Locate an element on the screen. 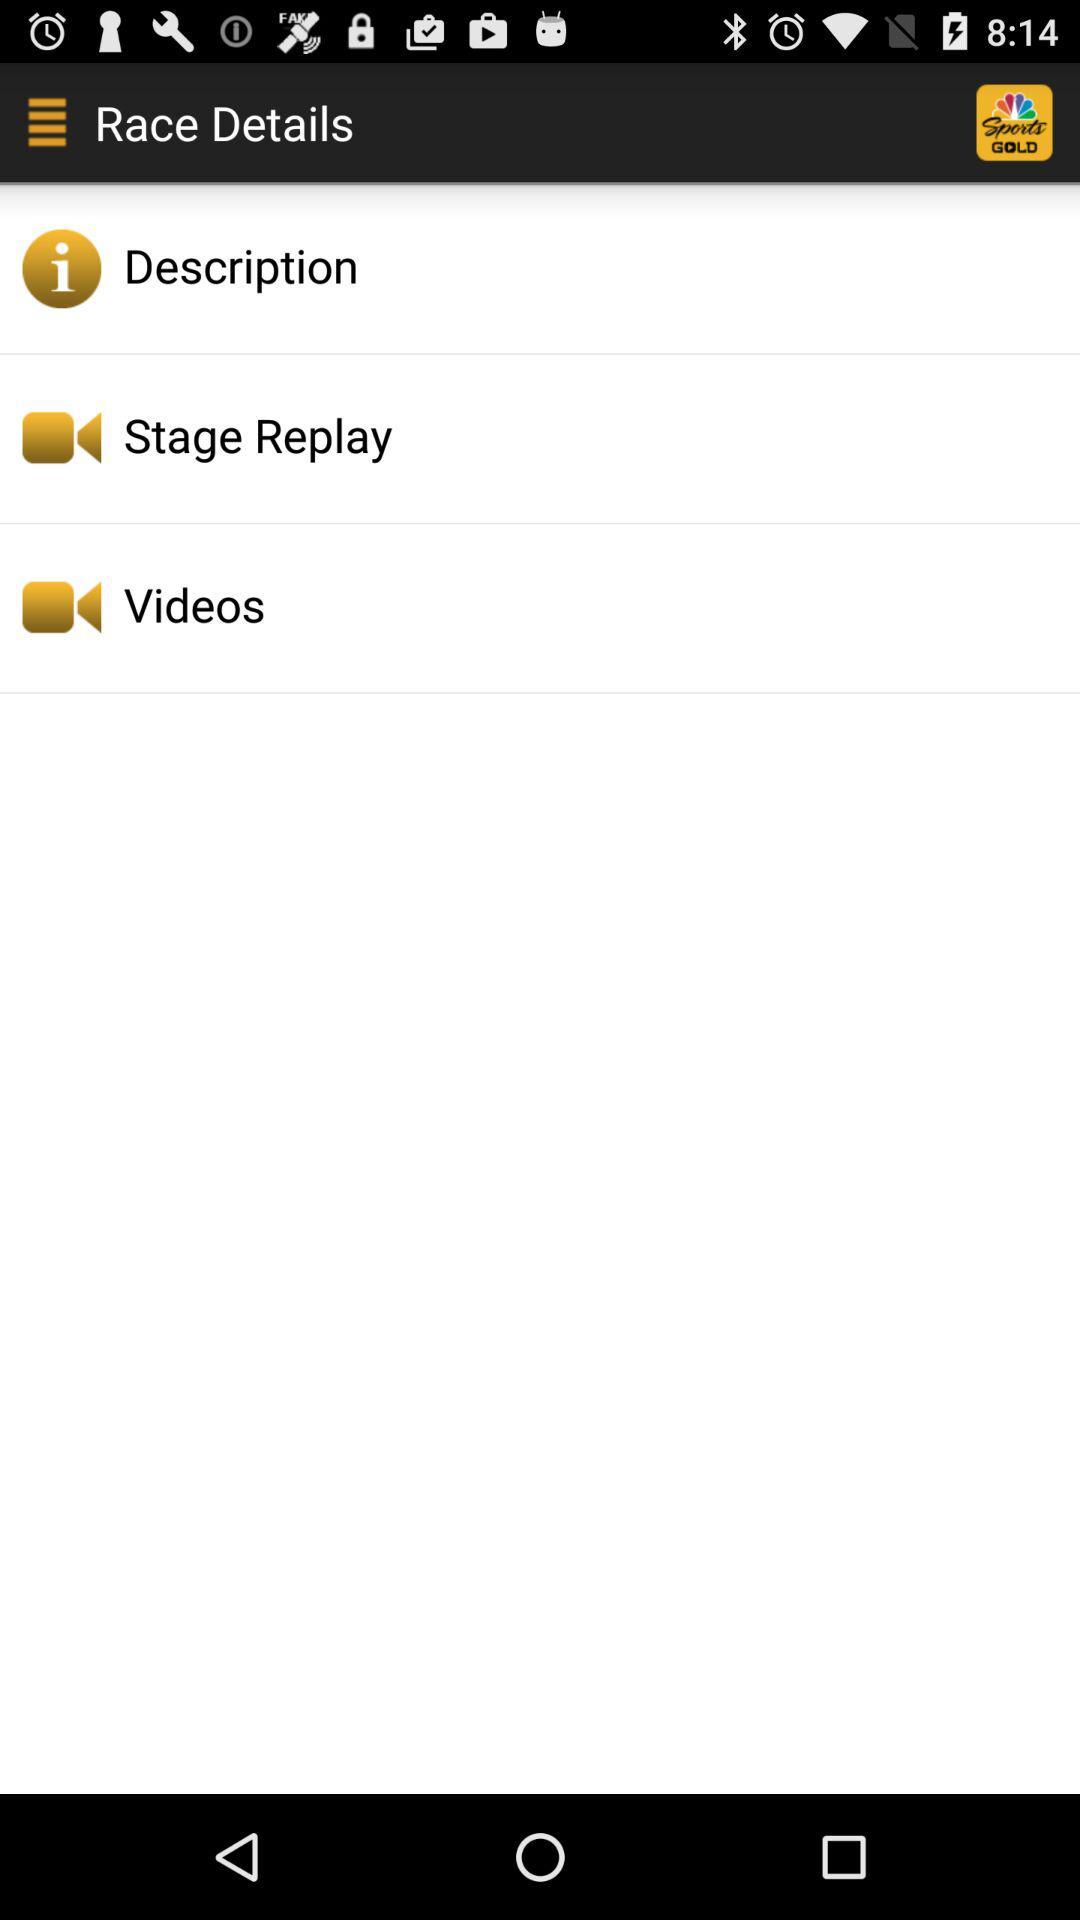 The image size is (1080, 1920). icon above stage replay is located at coordinates (595, 264).